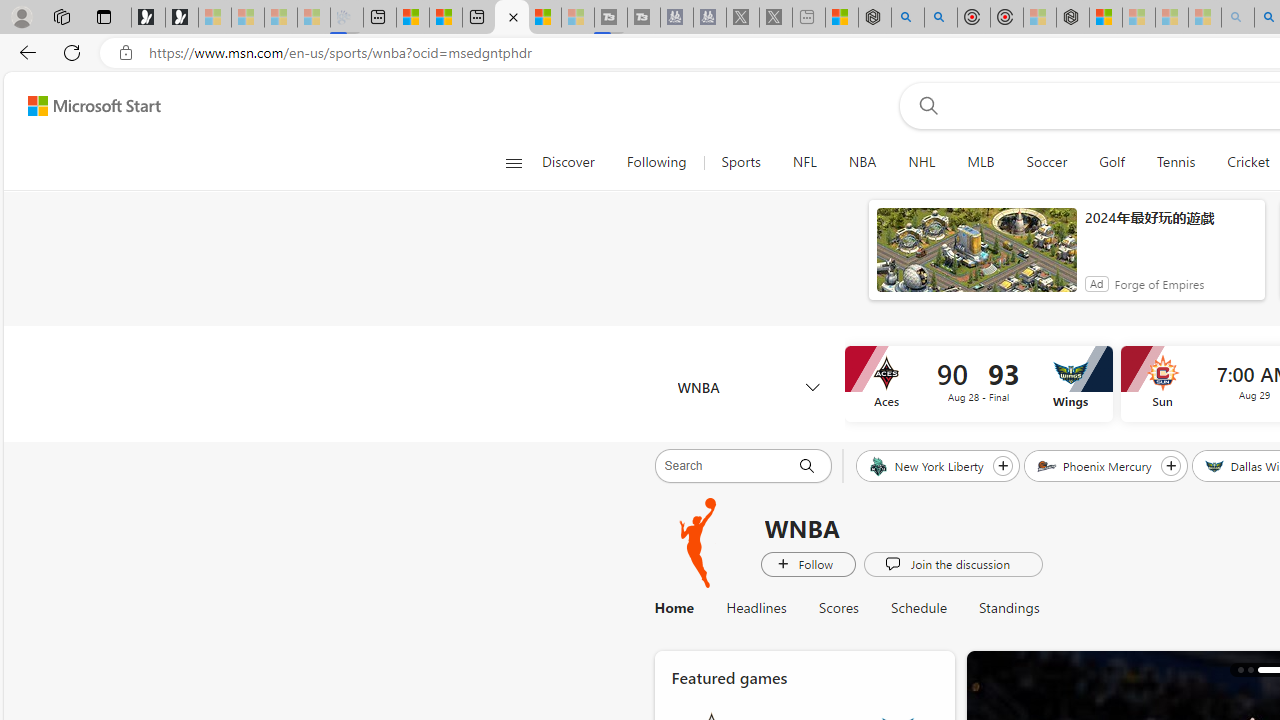 Image resolution: width=1280 pixels, height=720 pixels. Describe the element at coordinates (1247, 162) in the screenshot. I see `'Cricket'` at that location.